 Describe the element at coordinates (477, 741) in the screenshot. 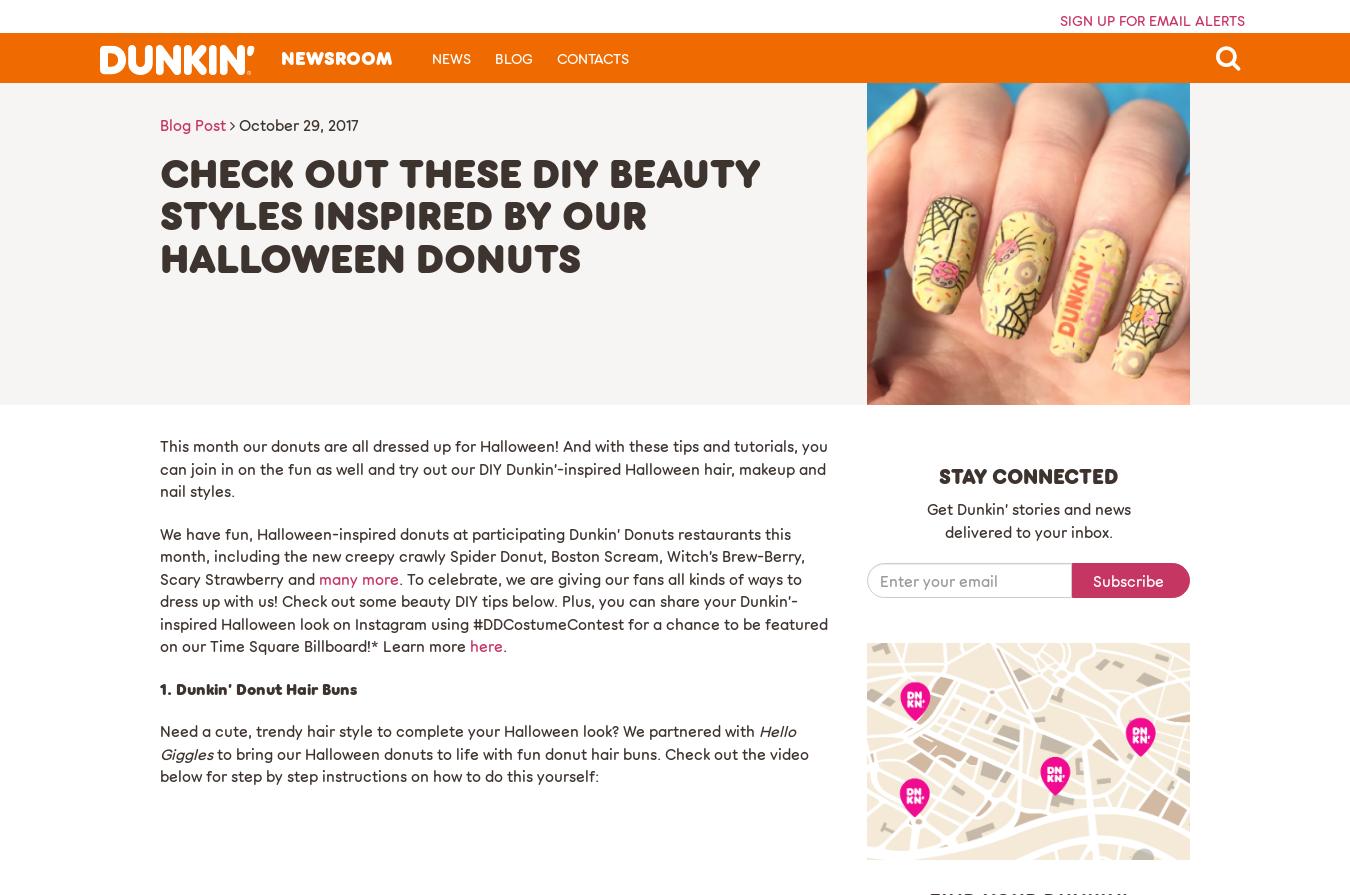

I see `'Hello Giggles'` at that location.